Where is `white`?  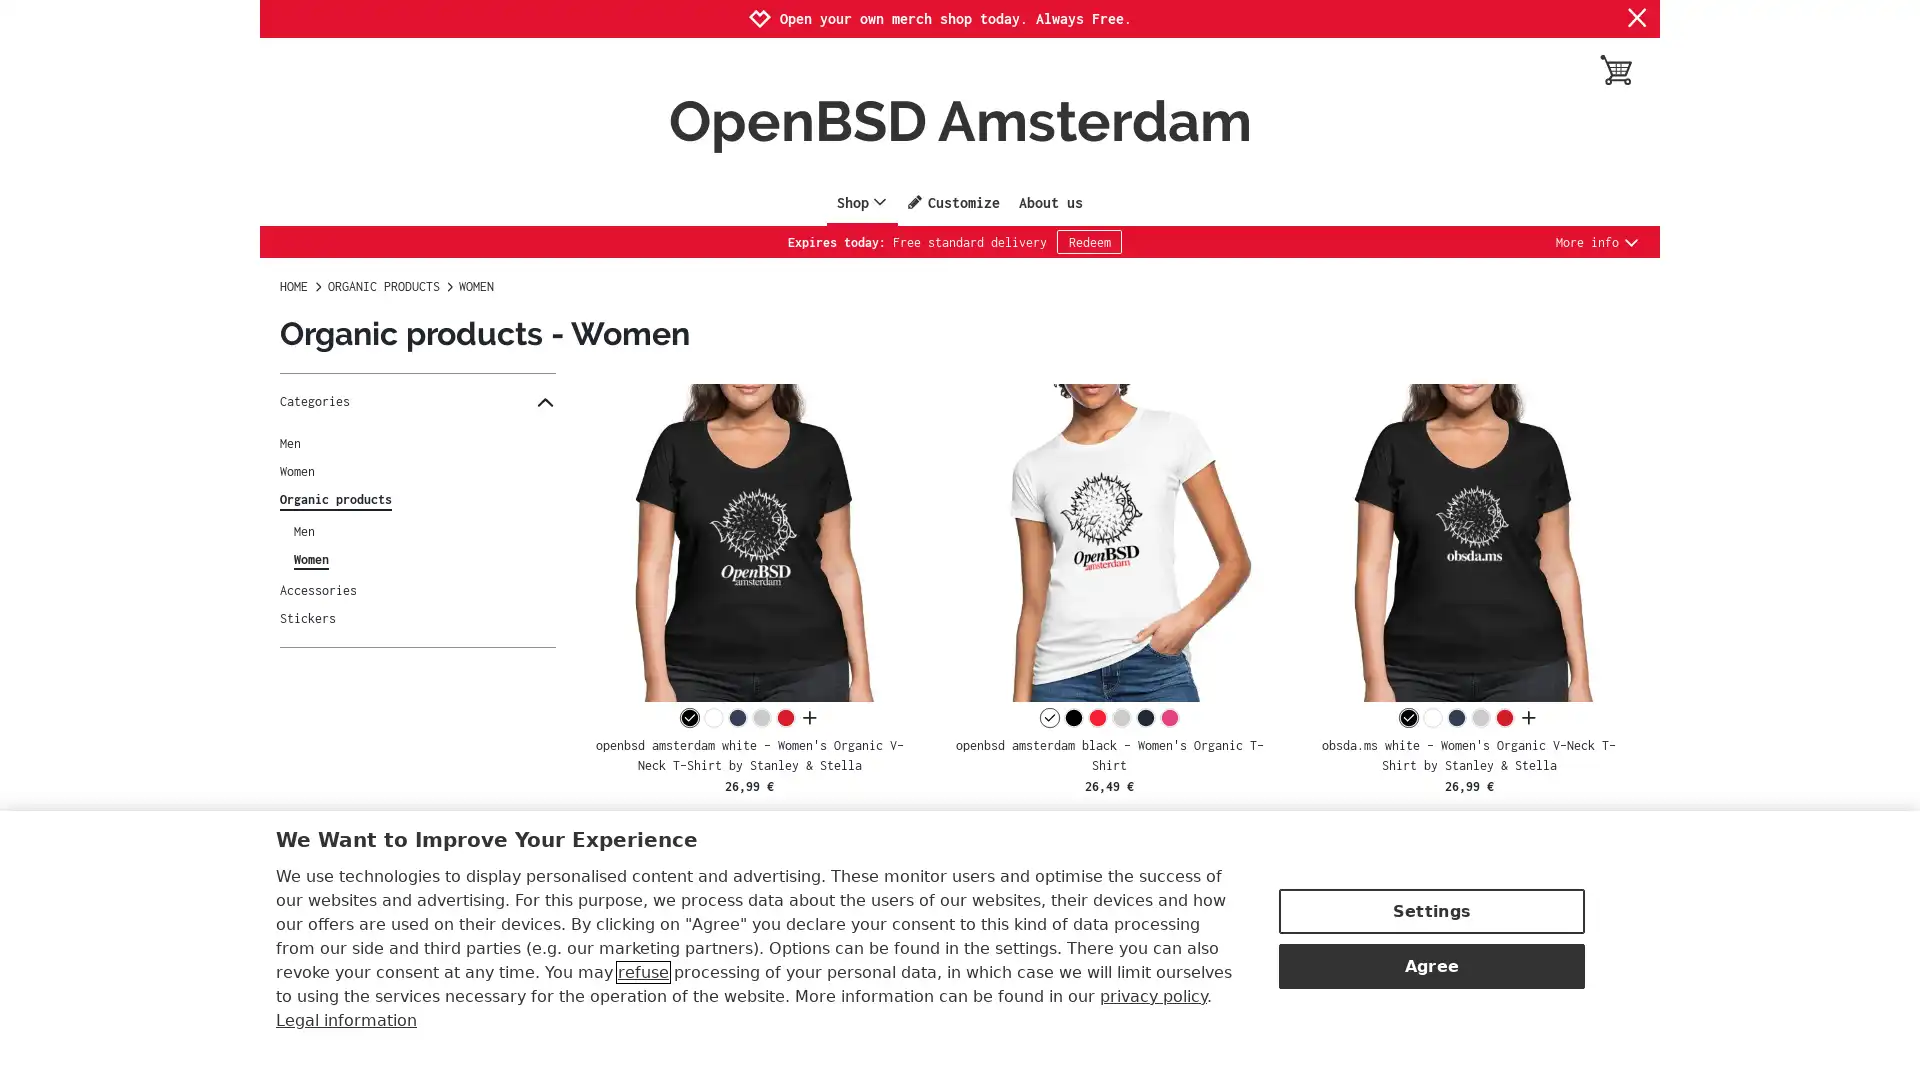 white is located at coordinates (713, 717).